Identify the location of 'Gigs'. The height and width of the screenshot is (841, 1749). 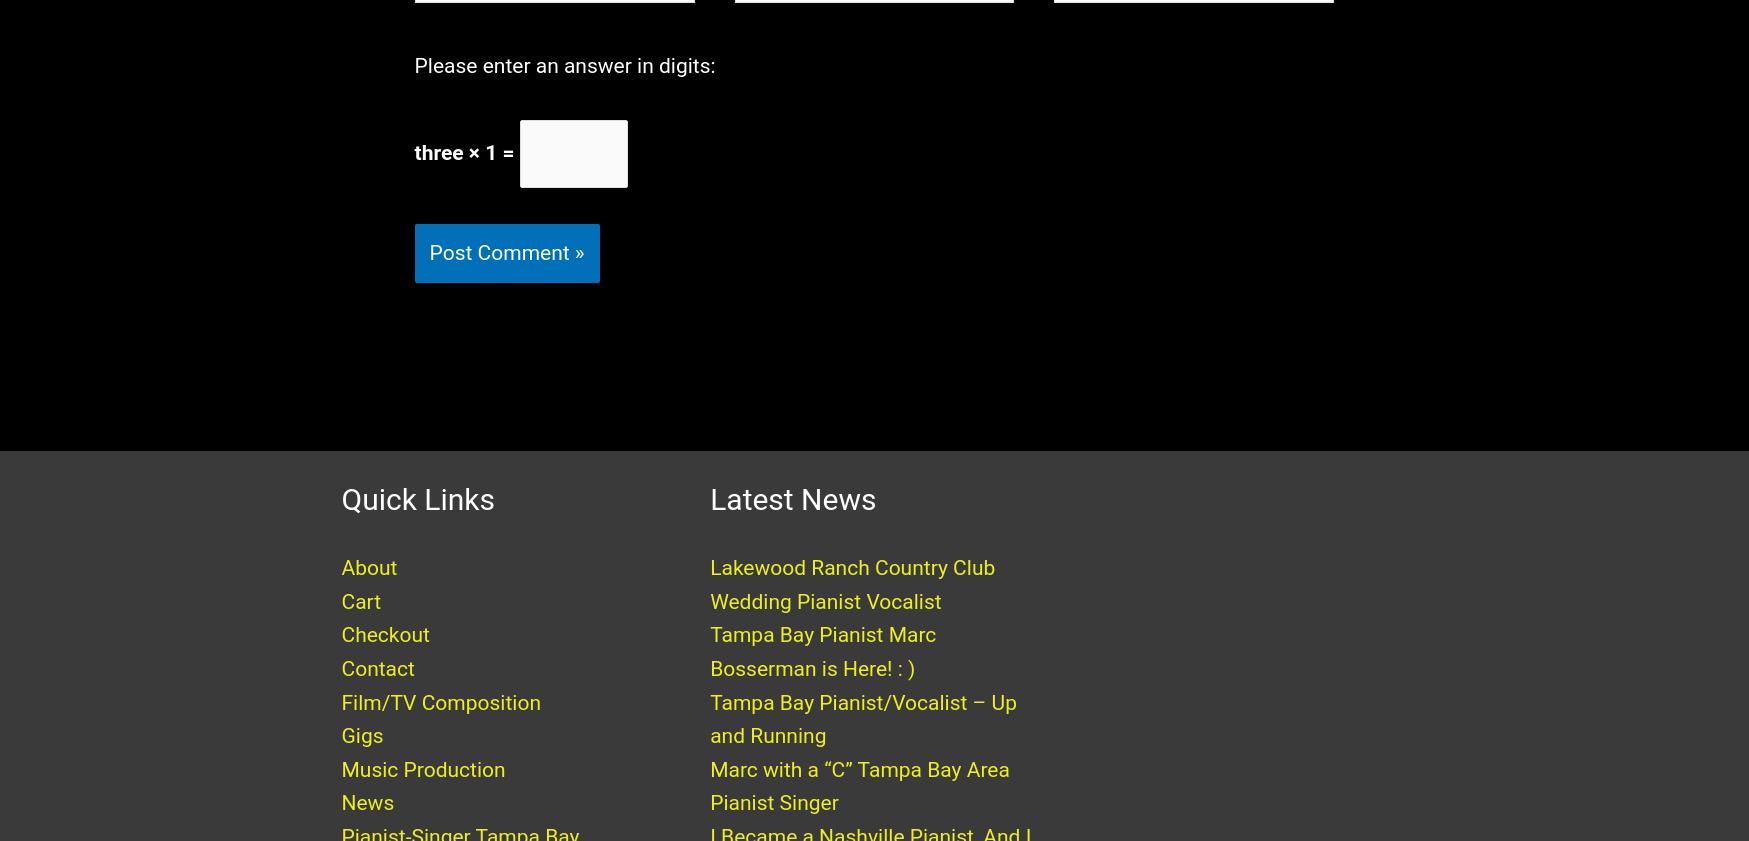
(362, 755).